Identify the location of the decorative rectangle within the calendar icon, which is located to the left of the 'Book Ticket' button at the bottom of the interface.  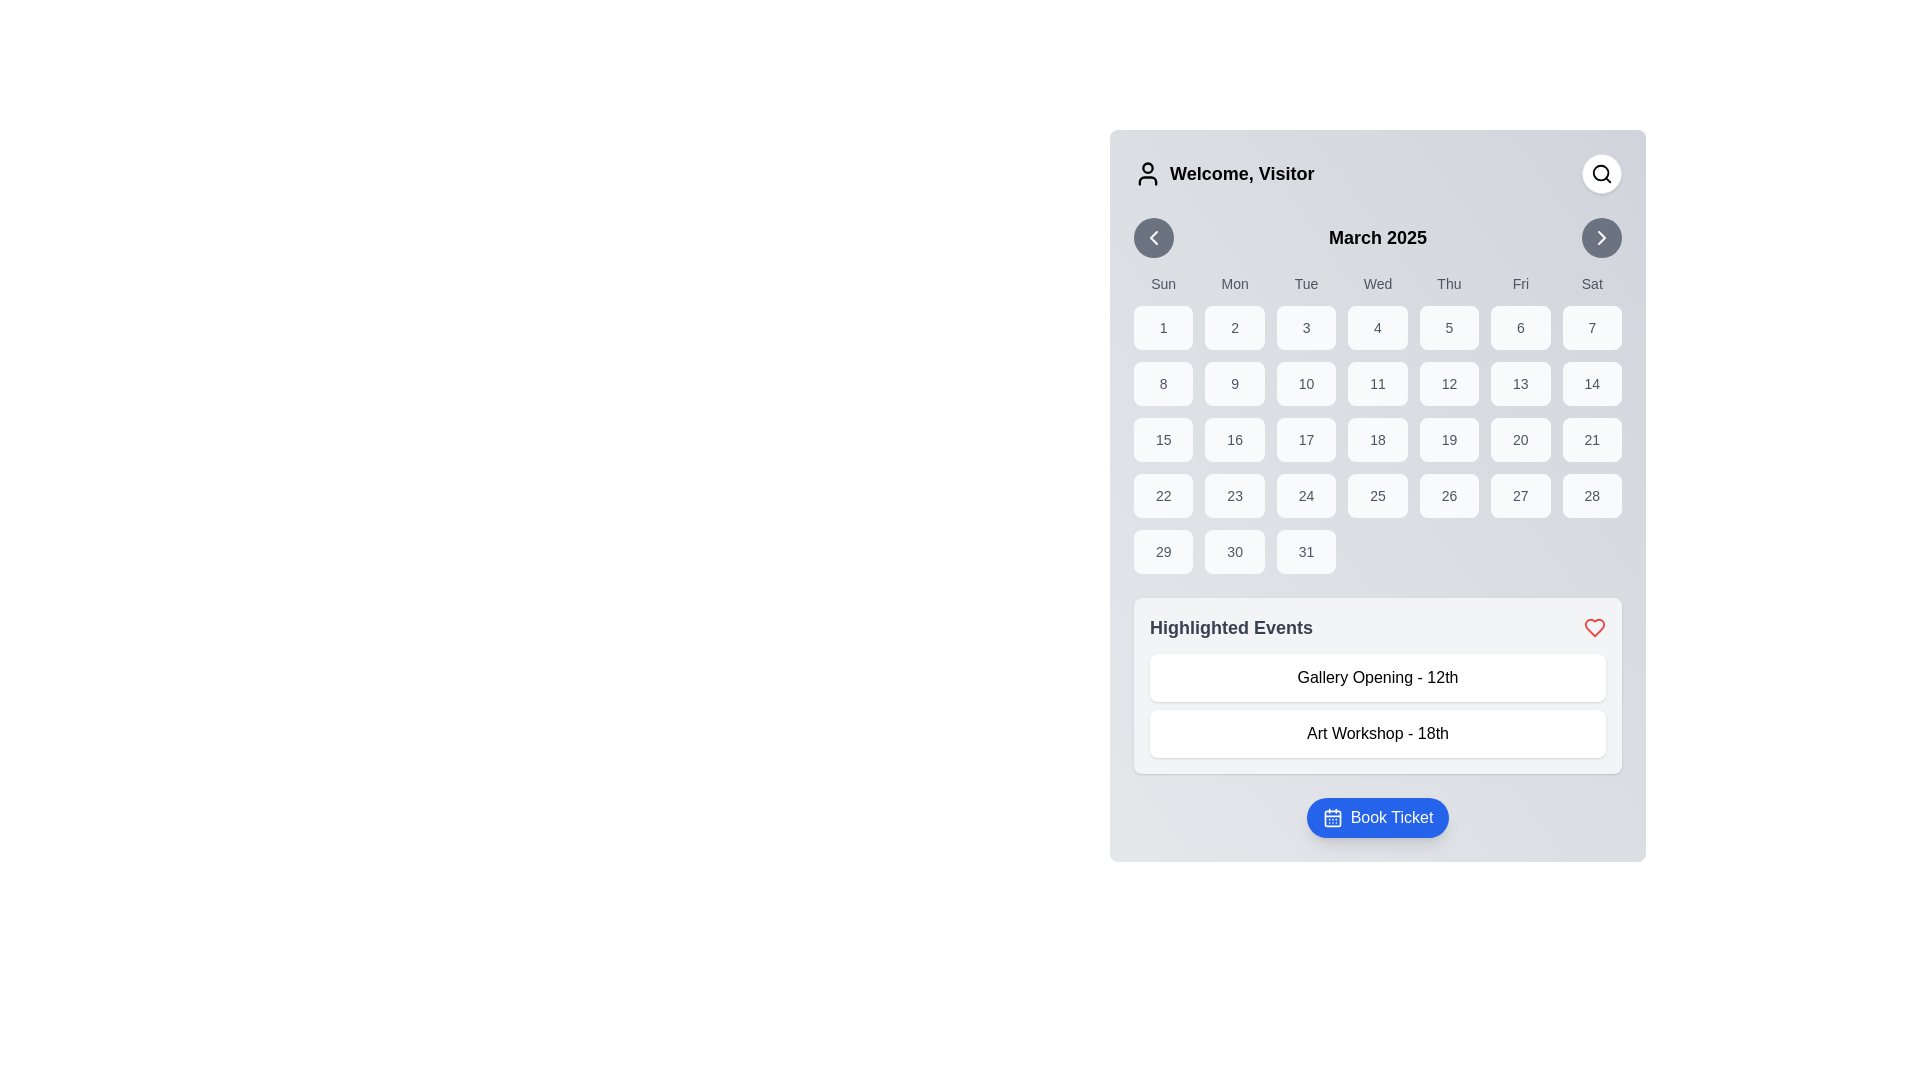
(1332, 818).